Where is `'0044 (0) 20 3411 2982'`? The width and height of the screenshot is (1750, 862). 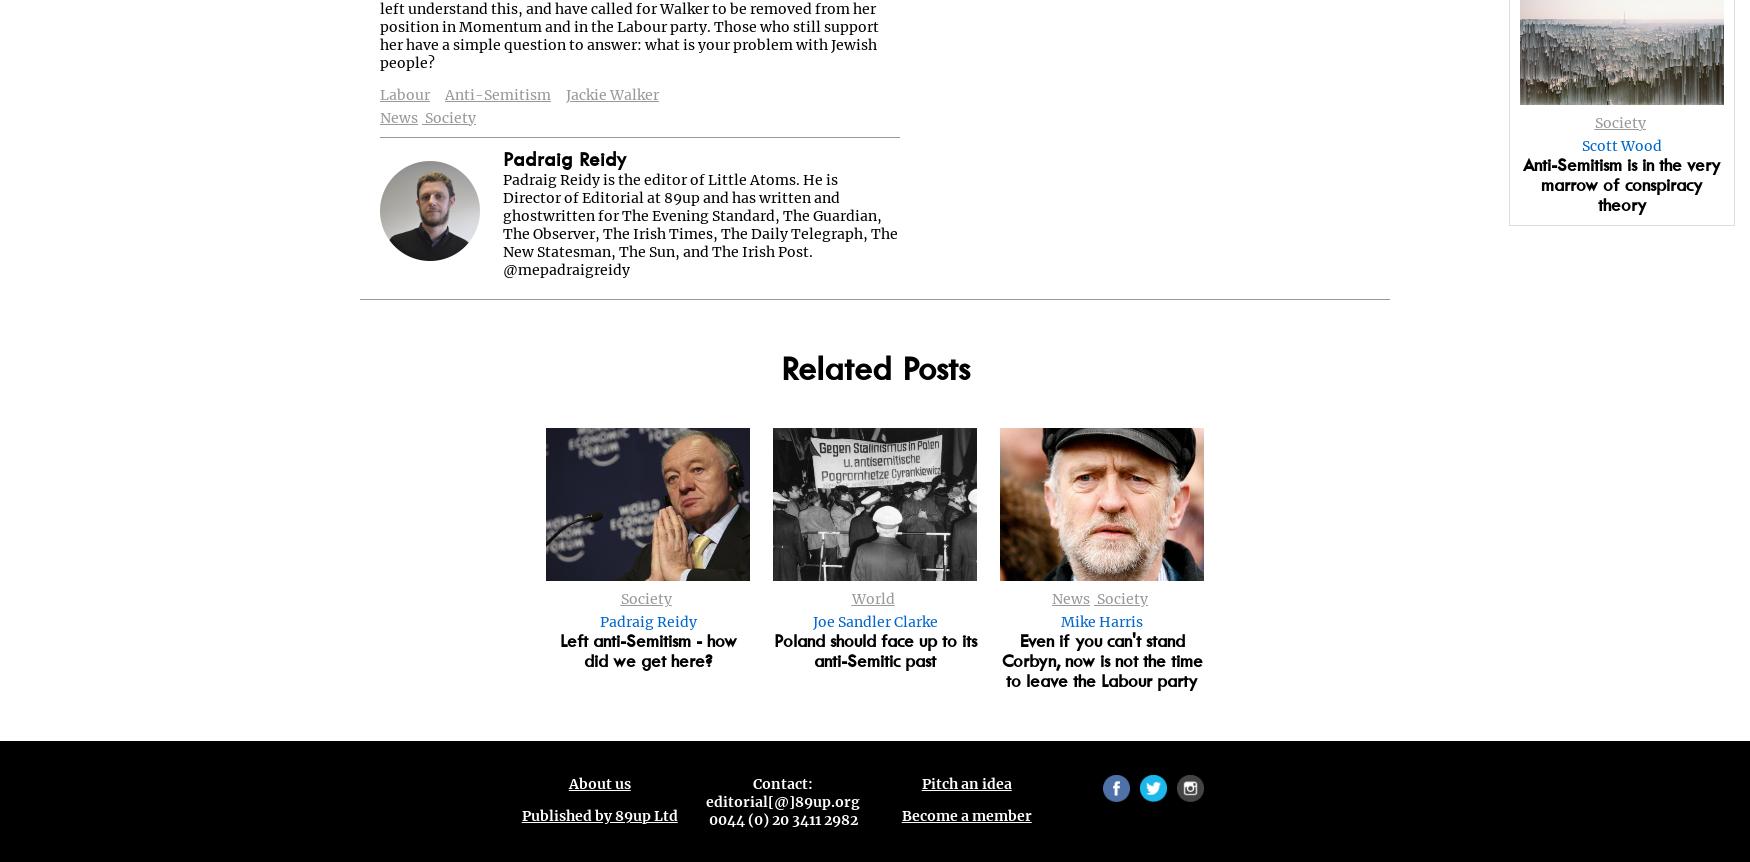
'0044 (0) 20 3411 2982' is located at coordinates (781, 819).